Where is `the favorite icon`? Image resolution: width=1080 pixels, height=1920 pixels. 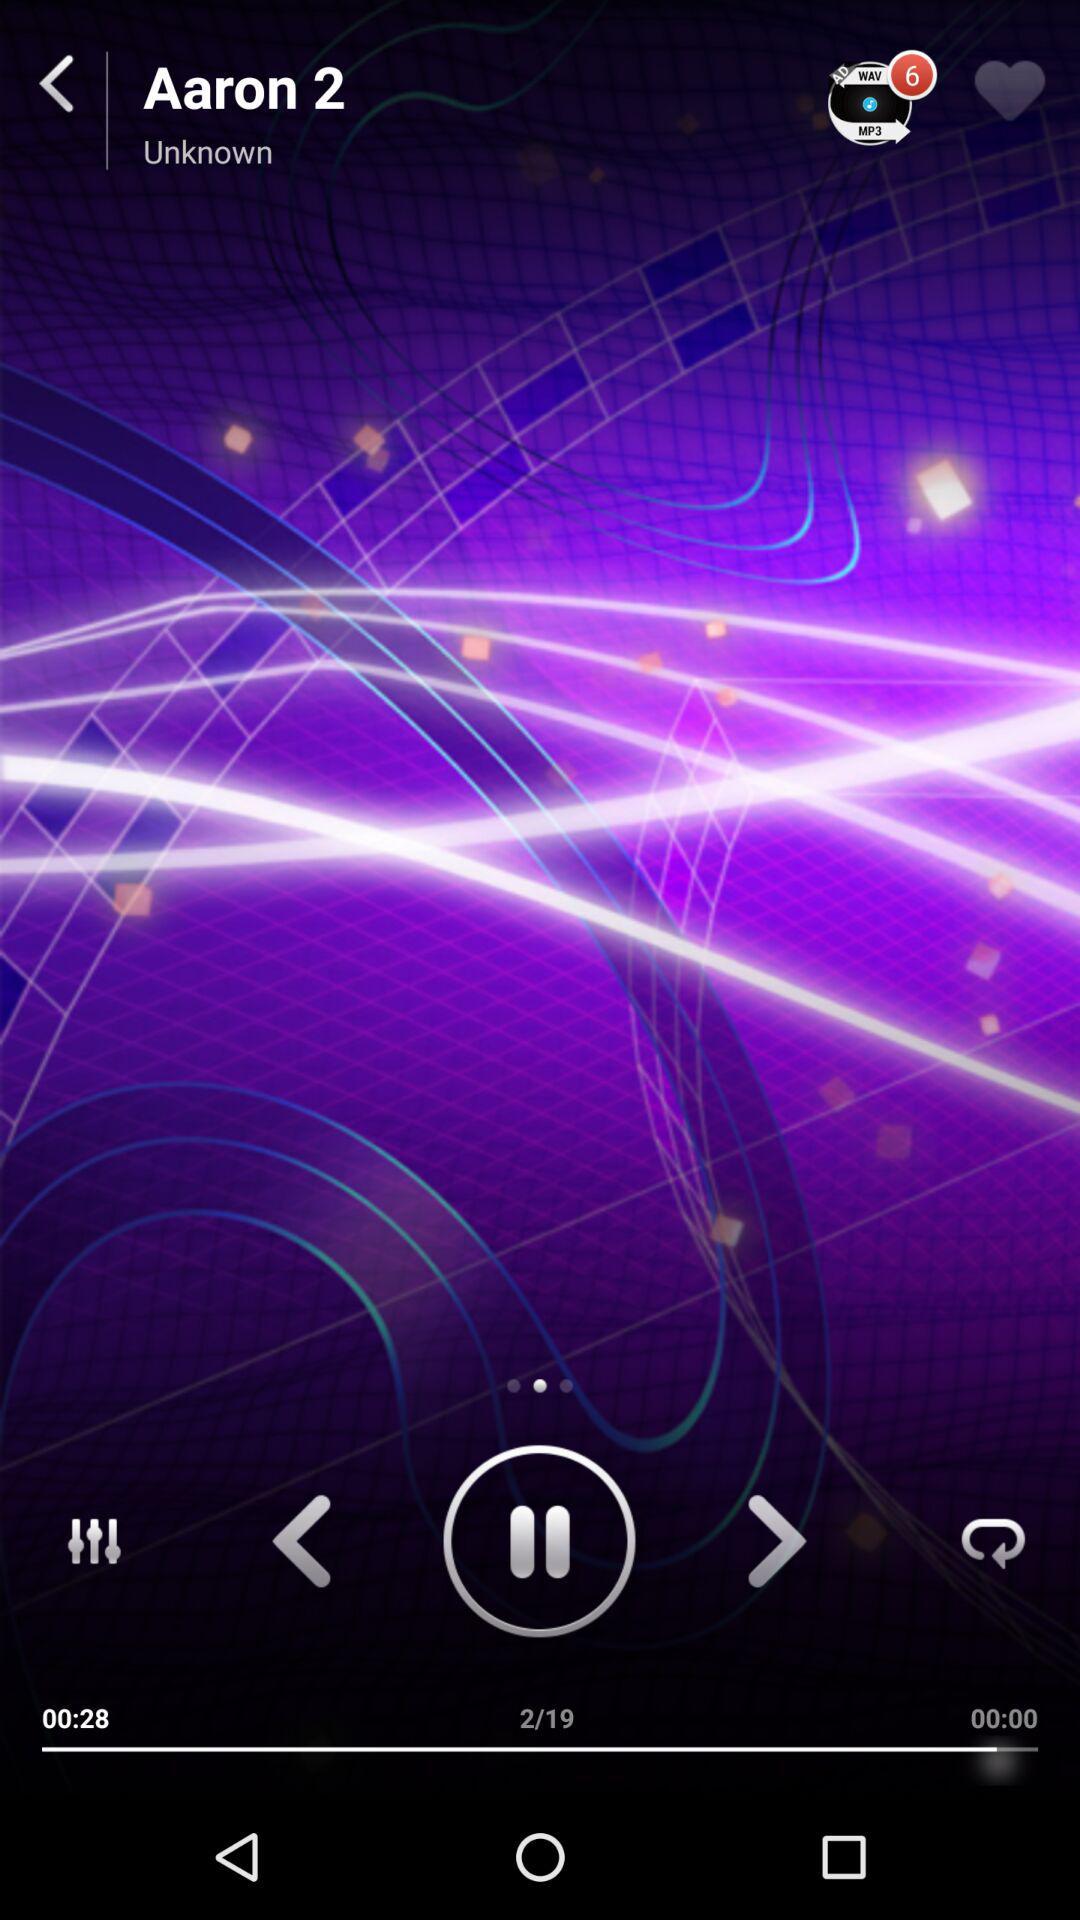
the favorite icon is located at coordinates (1009, 103).